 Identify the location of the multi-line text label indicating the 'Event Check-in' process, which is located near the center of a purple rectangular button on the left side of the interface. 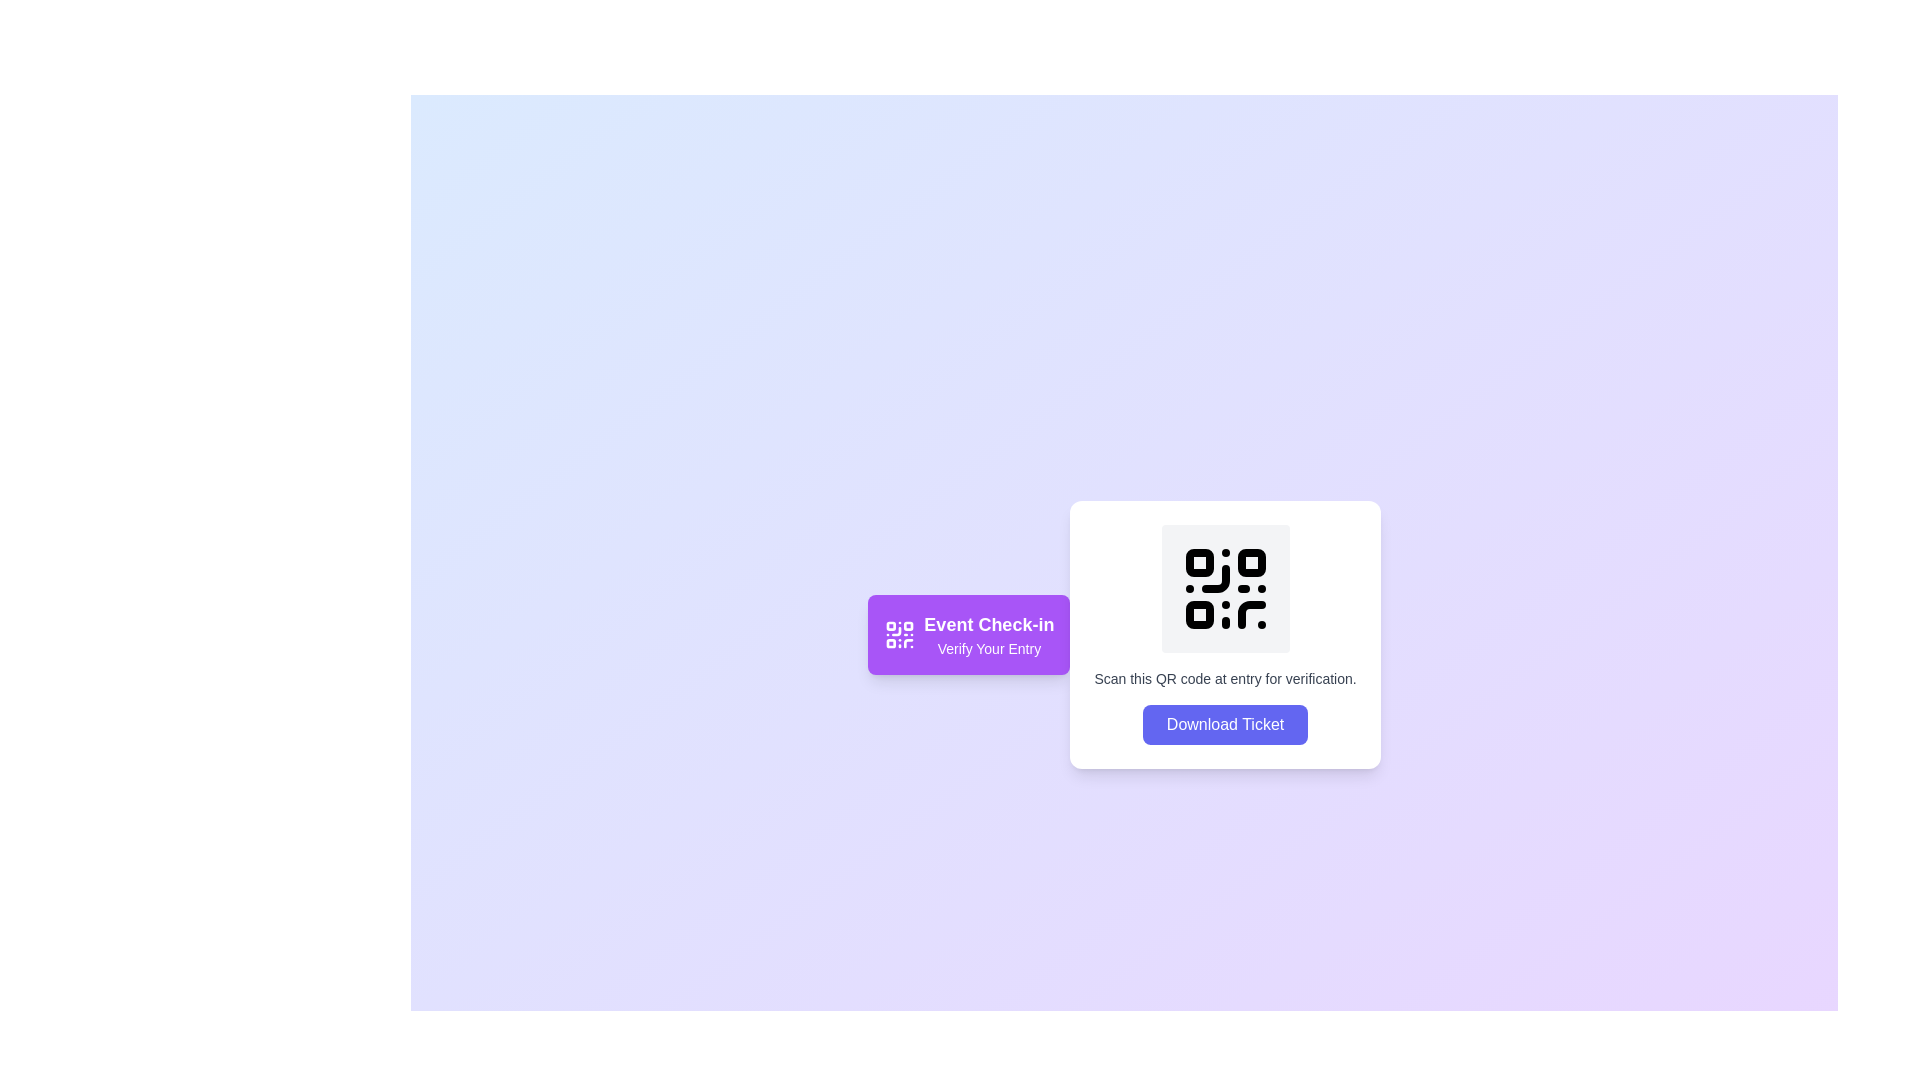
(989, 635).